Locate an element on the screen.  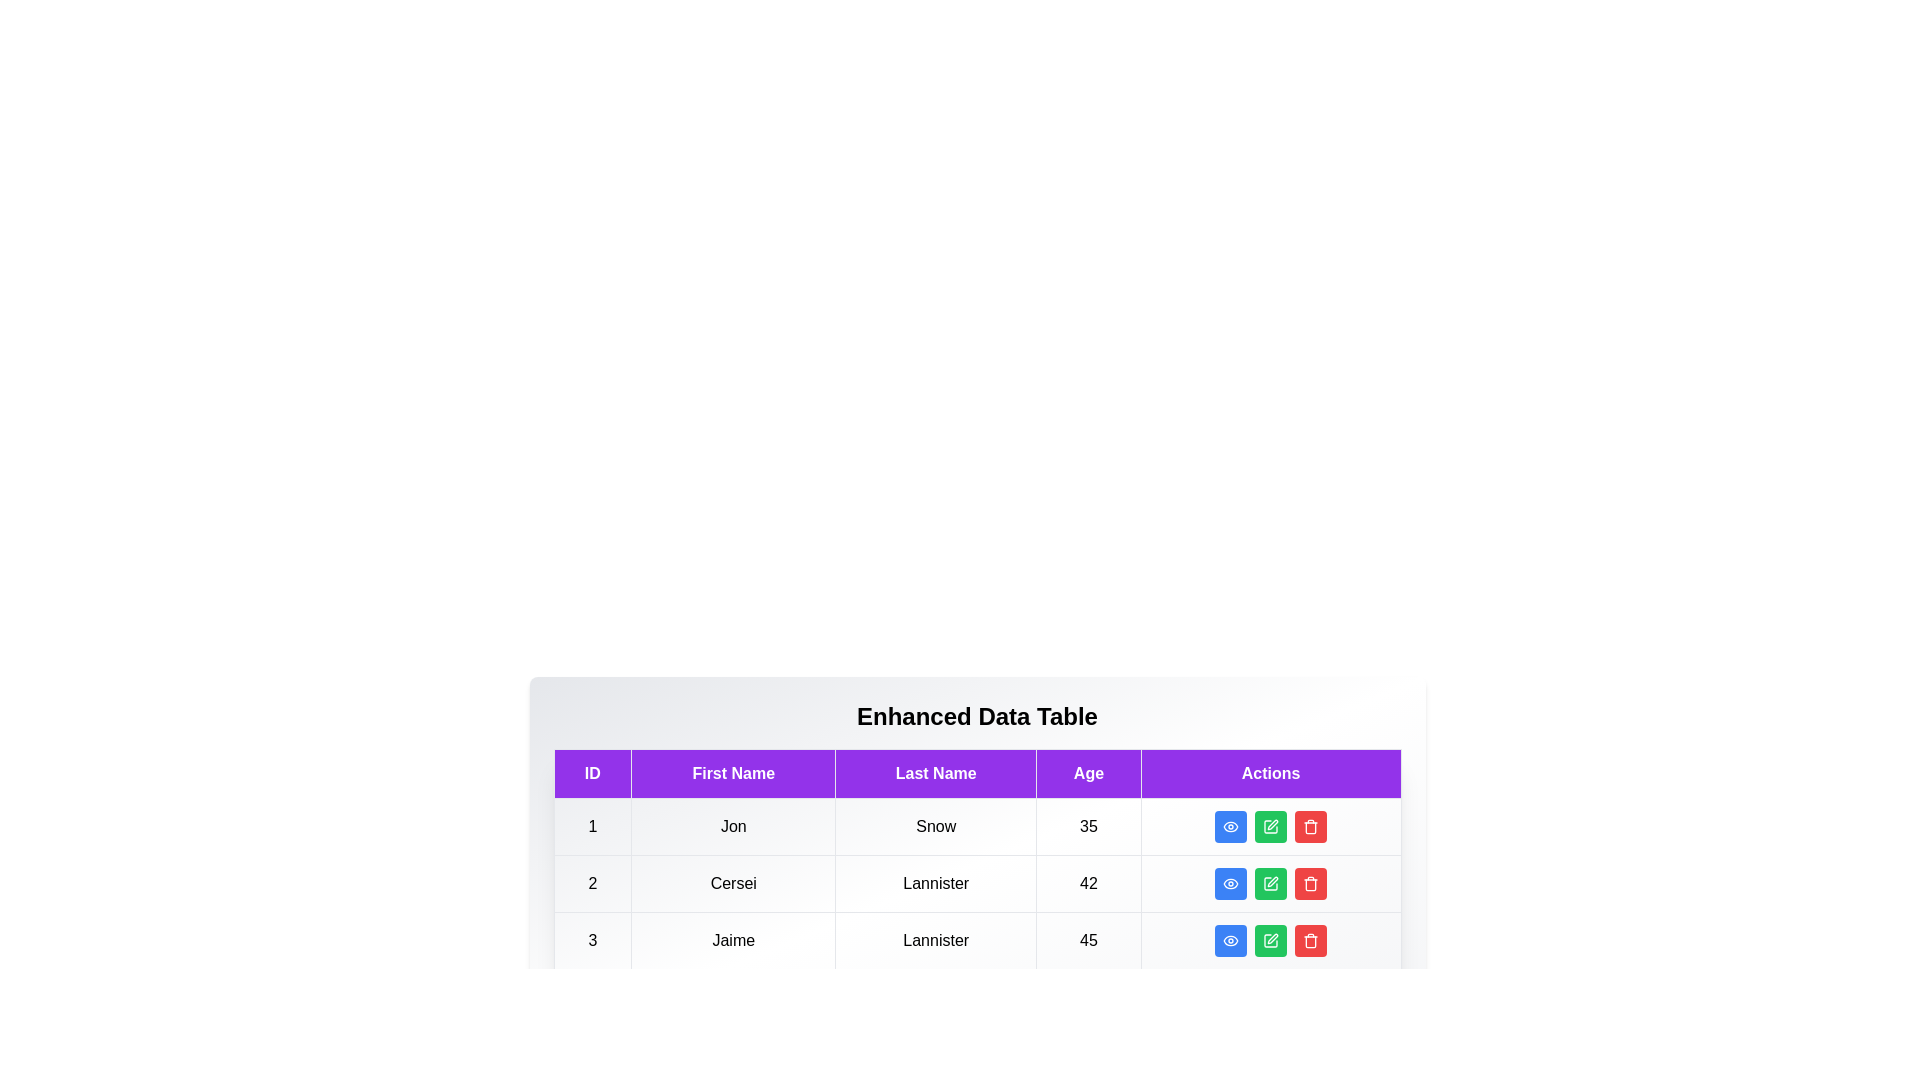
the column header Age to sort the table by that column is located at coordinates (1088, 773).